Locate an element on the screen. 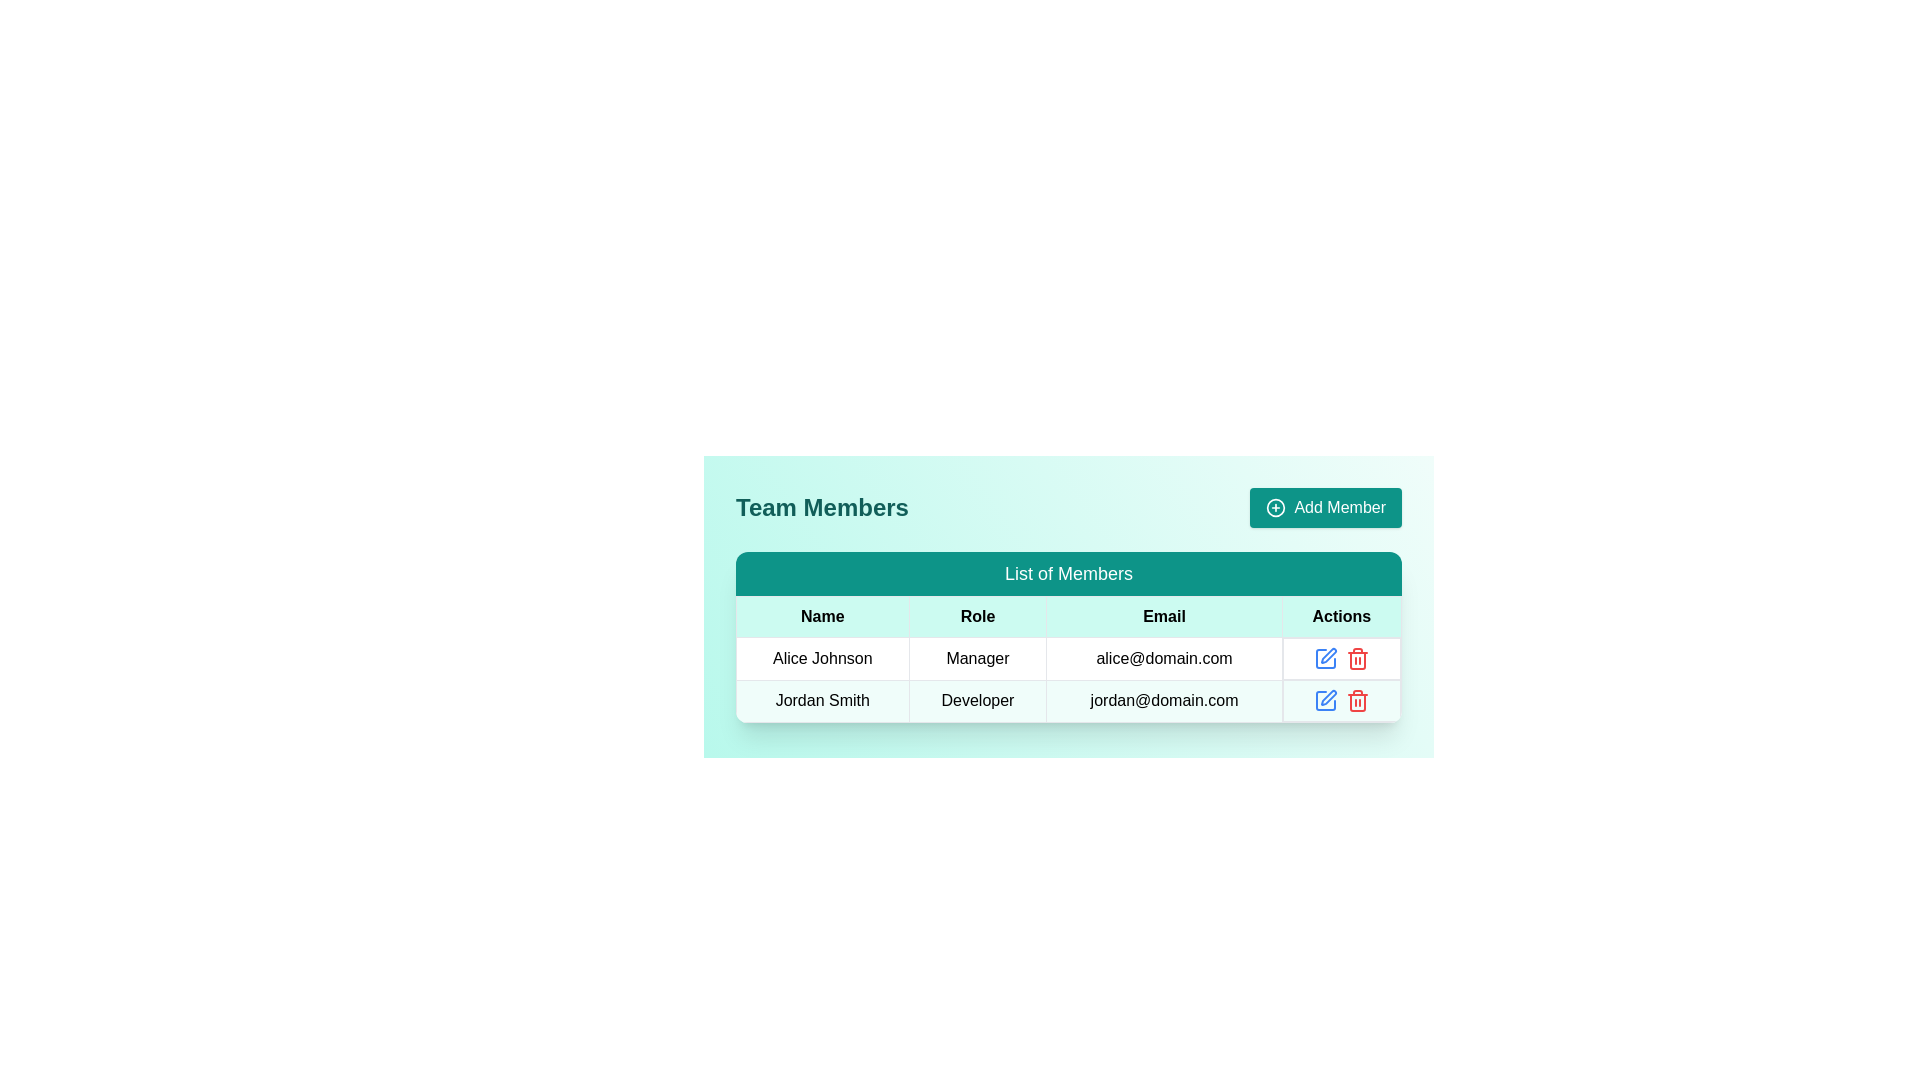 The image size is (1920, 1080). the table header cell displaying the word 'Role', which is bordered with a gray line and located between the cells labeled 'Name' and 'Email' is located at coordinates (978, 616).